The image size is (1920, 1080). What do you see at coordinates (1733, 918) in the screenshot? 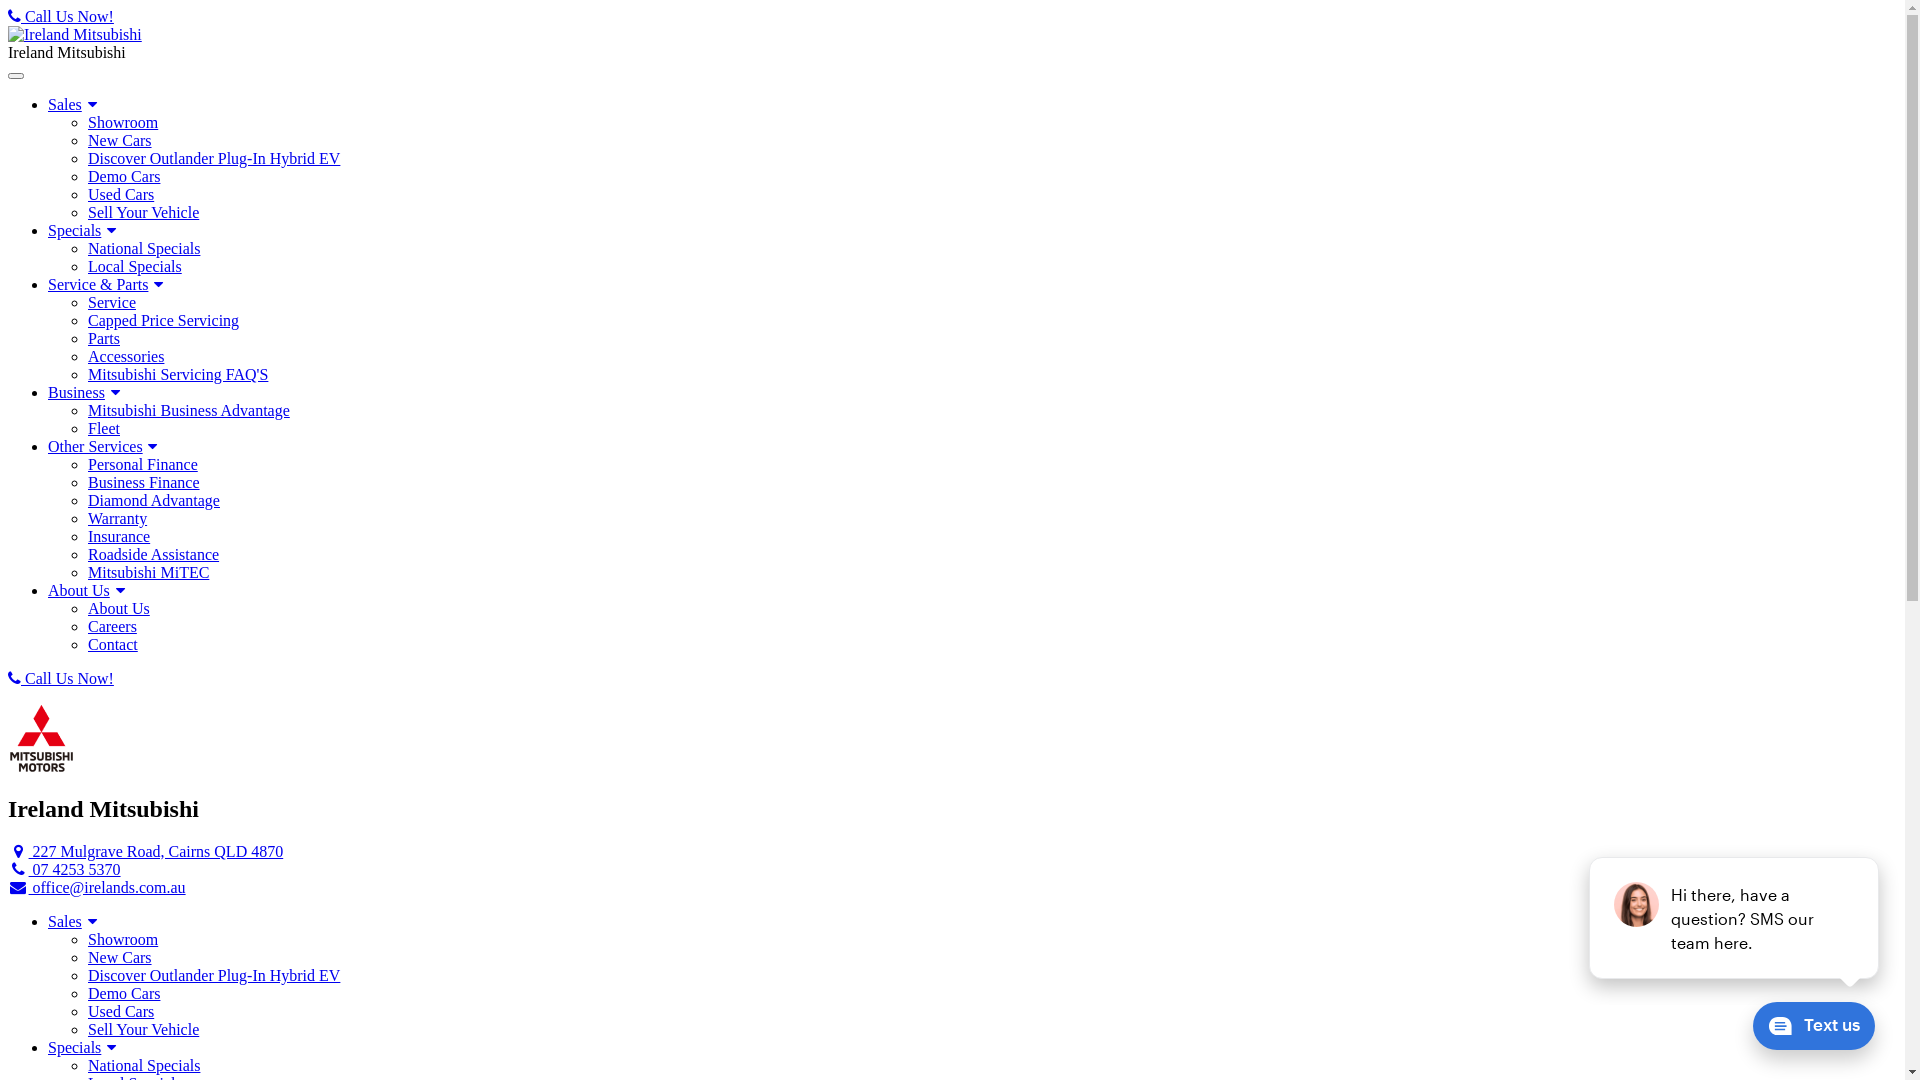
I see `'podium webchat widget prompt'` at bounding box center [1733, 918].